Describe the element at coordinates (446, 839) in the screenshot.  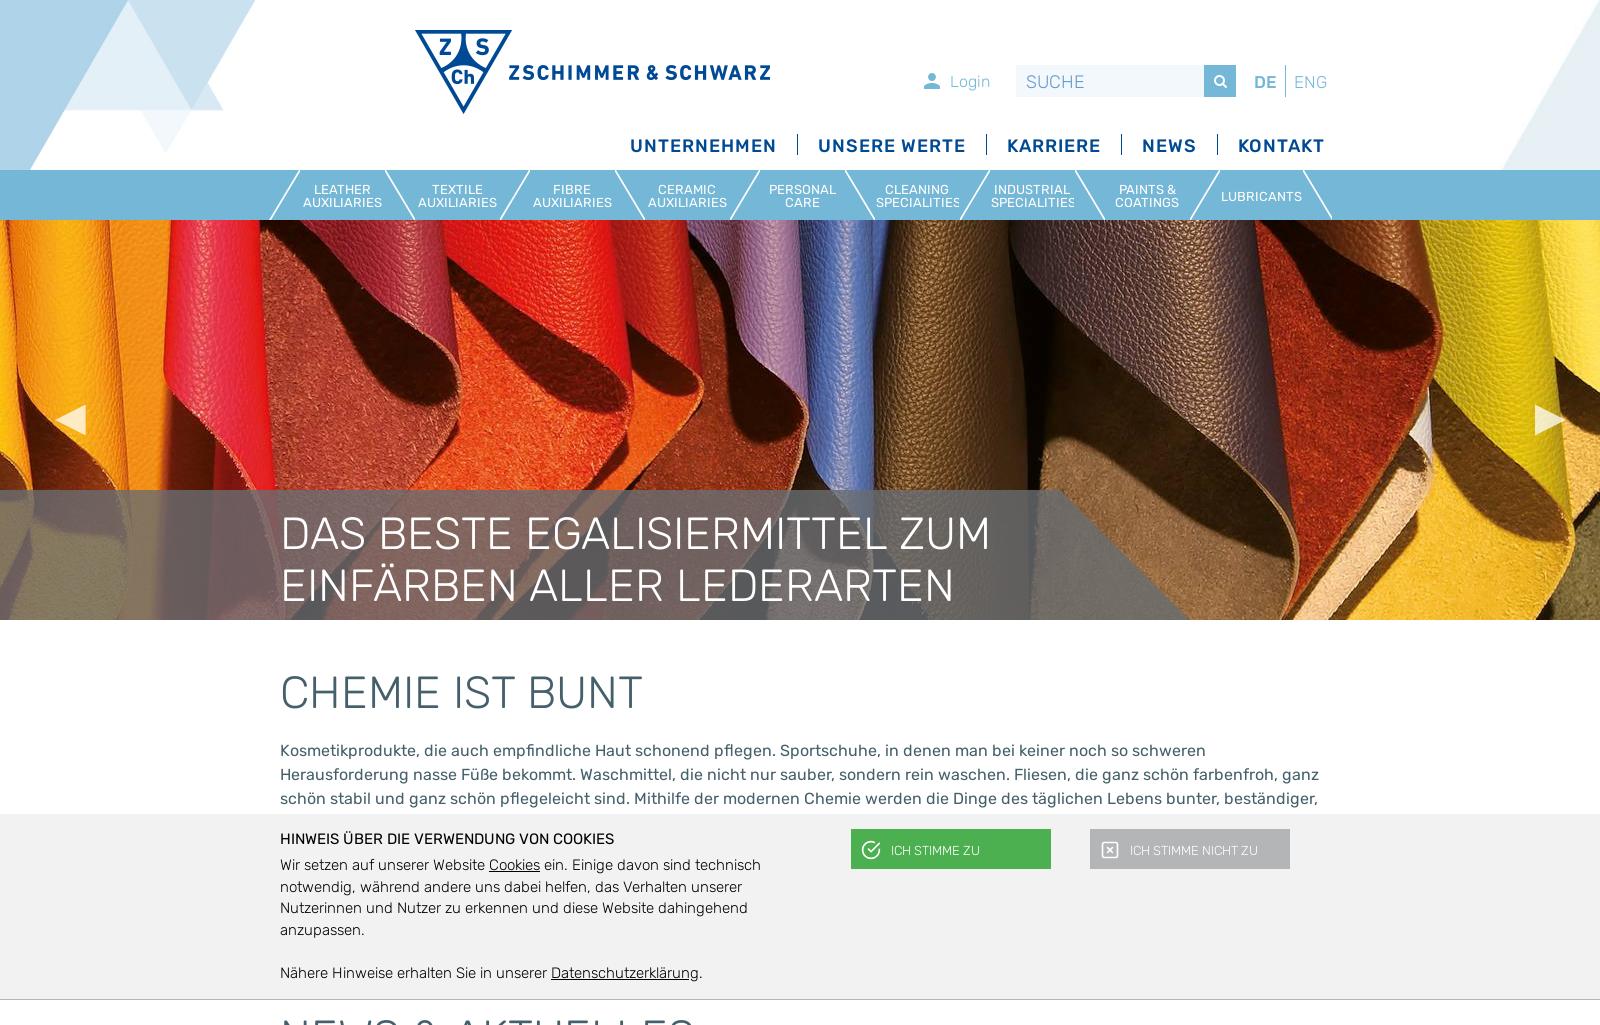
I see `'Hinweis über die Verwendung von Cookies'` at that location.